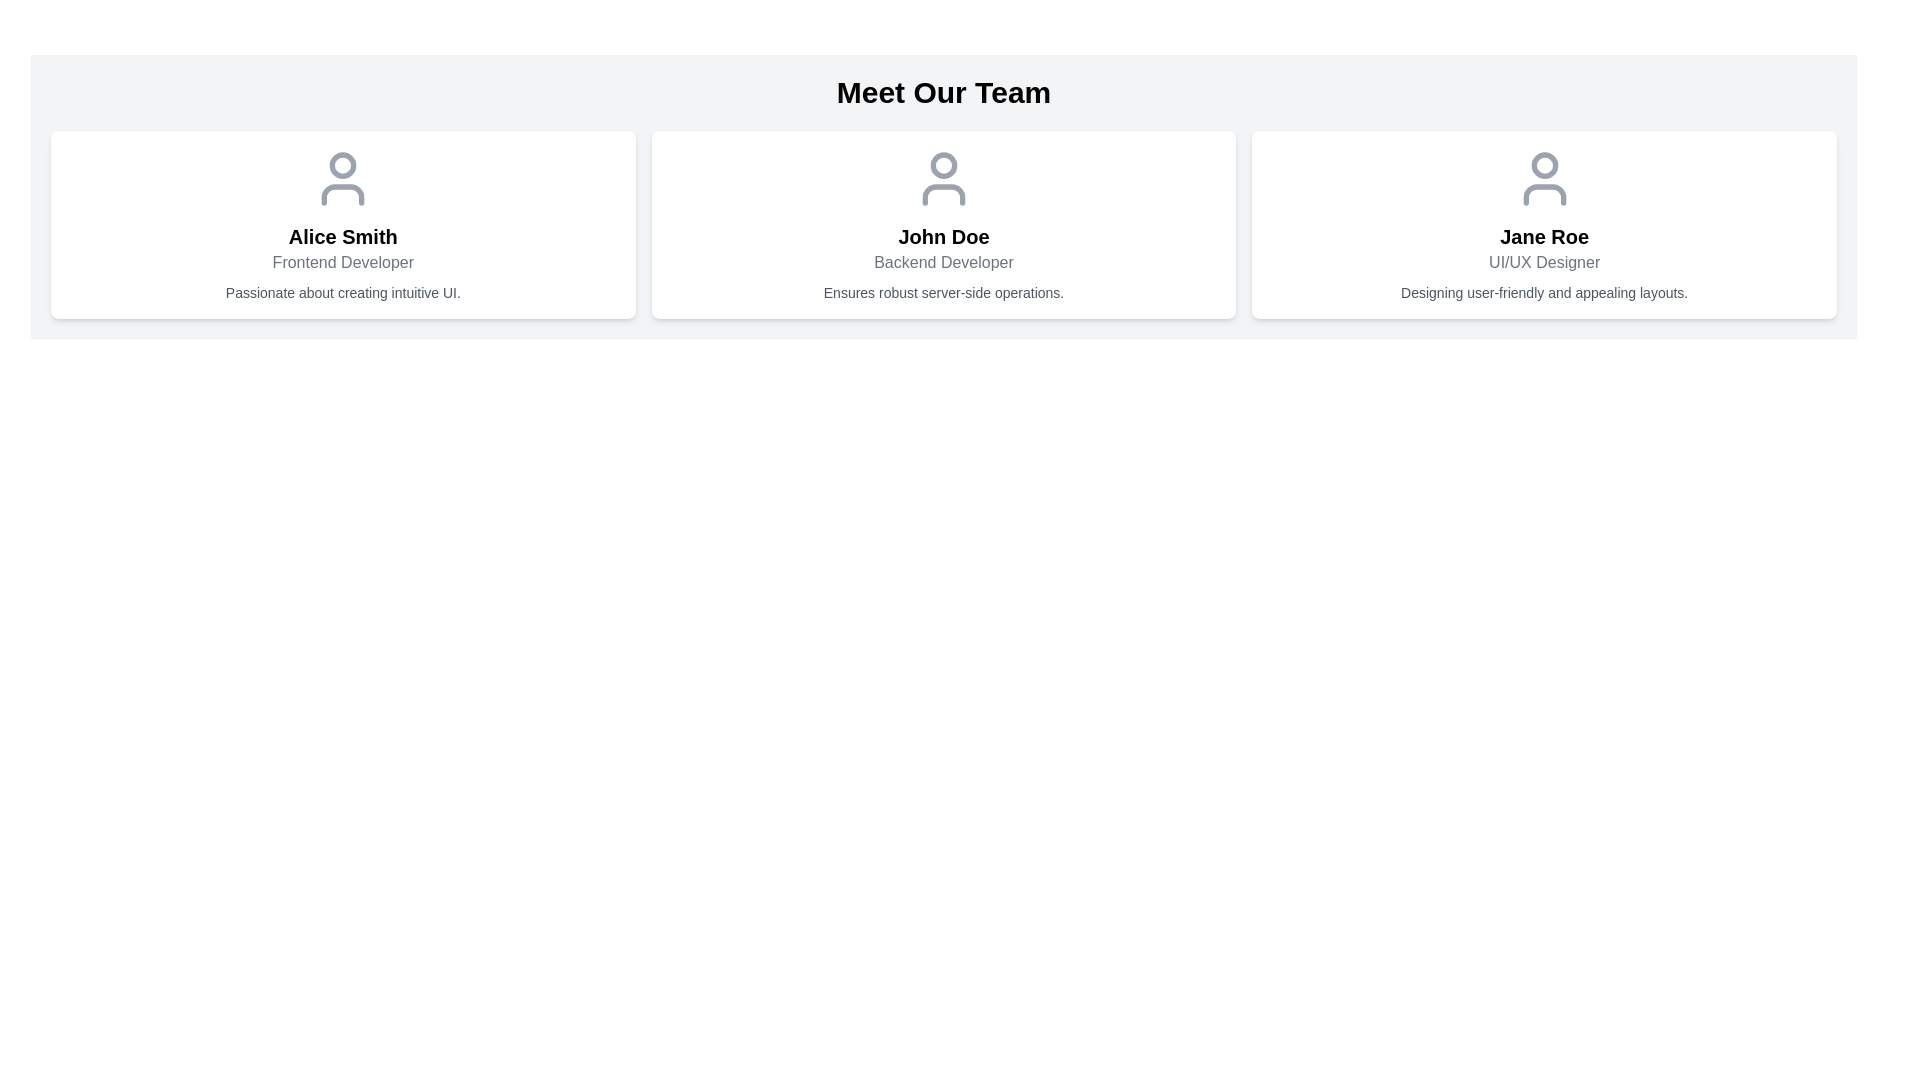  I want to click on descriptive text located at the bottom of the card for 'Alice Smith', below the role label 'Frontend Developer', so click(343, 293).